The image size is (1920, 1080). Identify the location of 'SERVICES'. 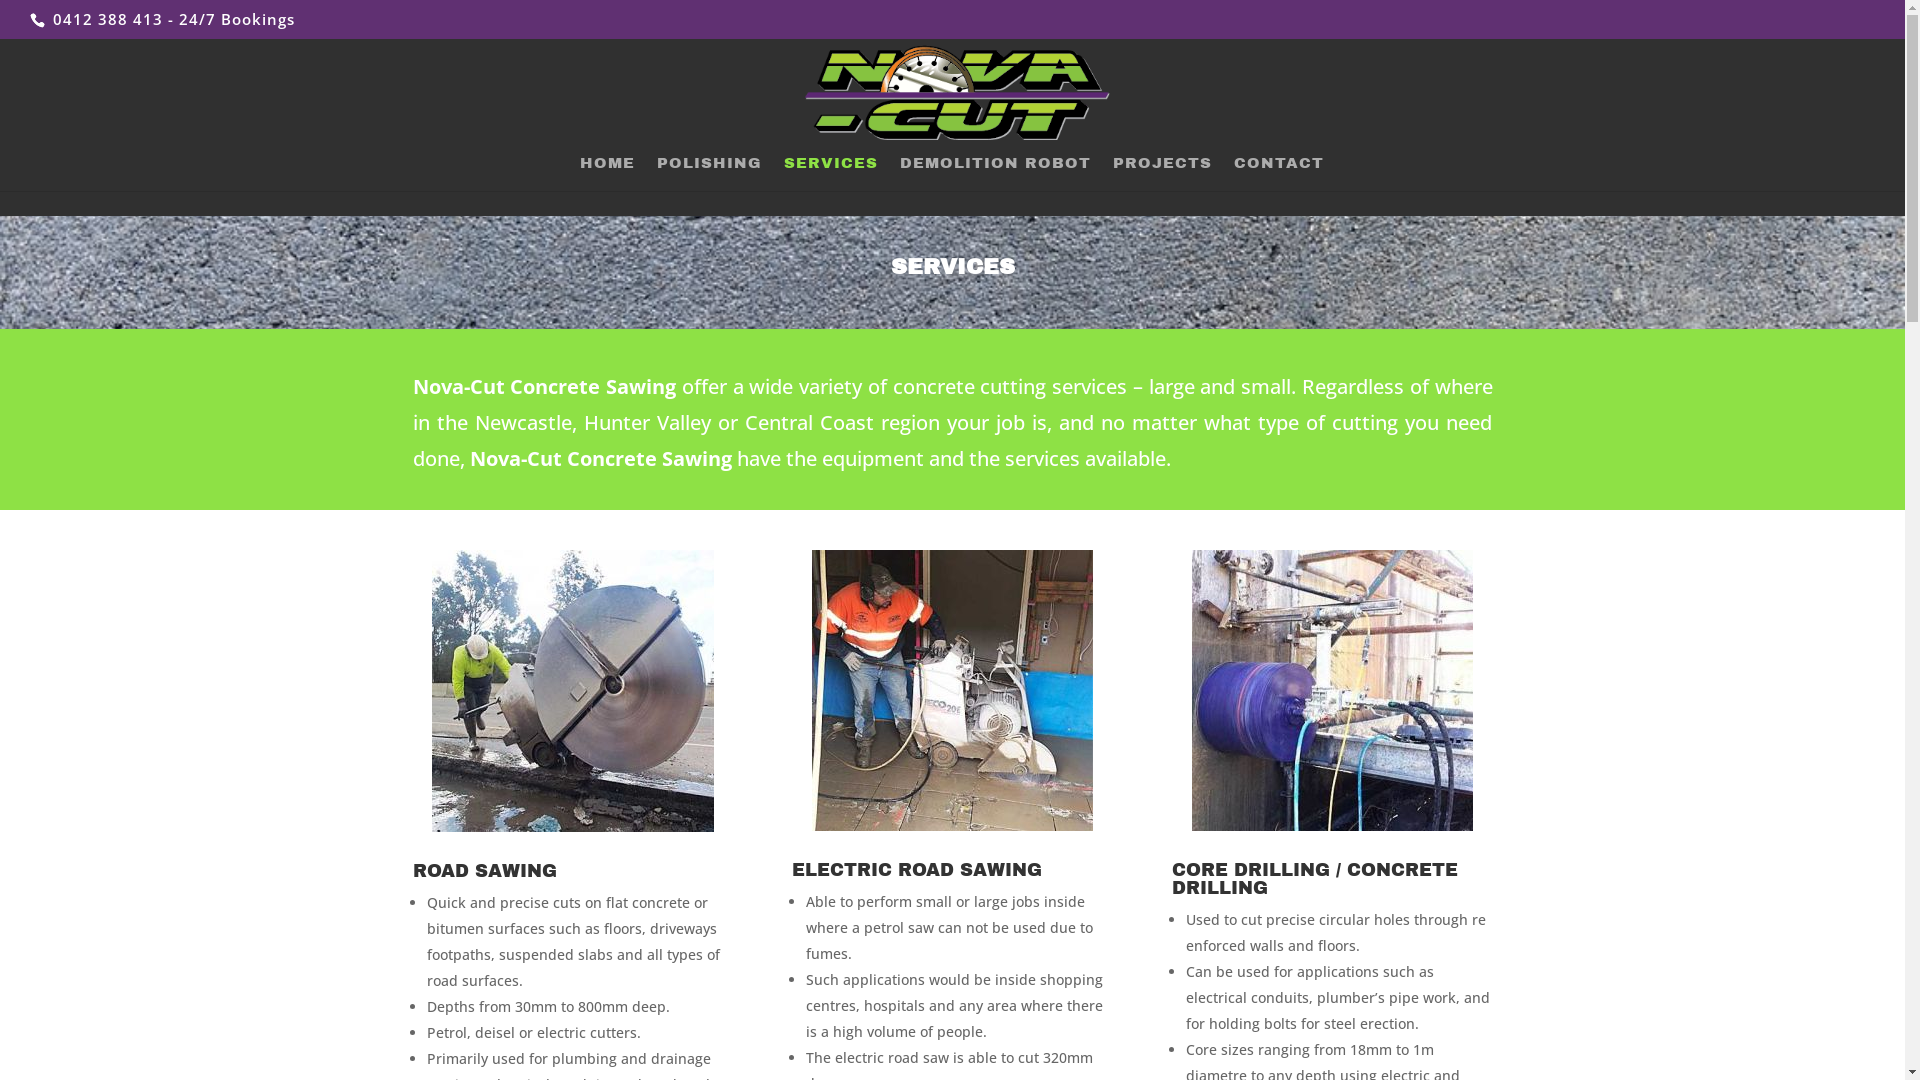
(830, 172).